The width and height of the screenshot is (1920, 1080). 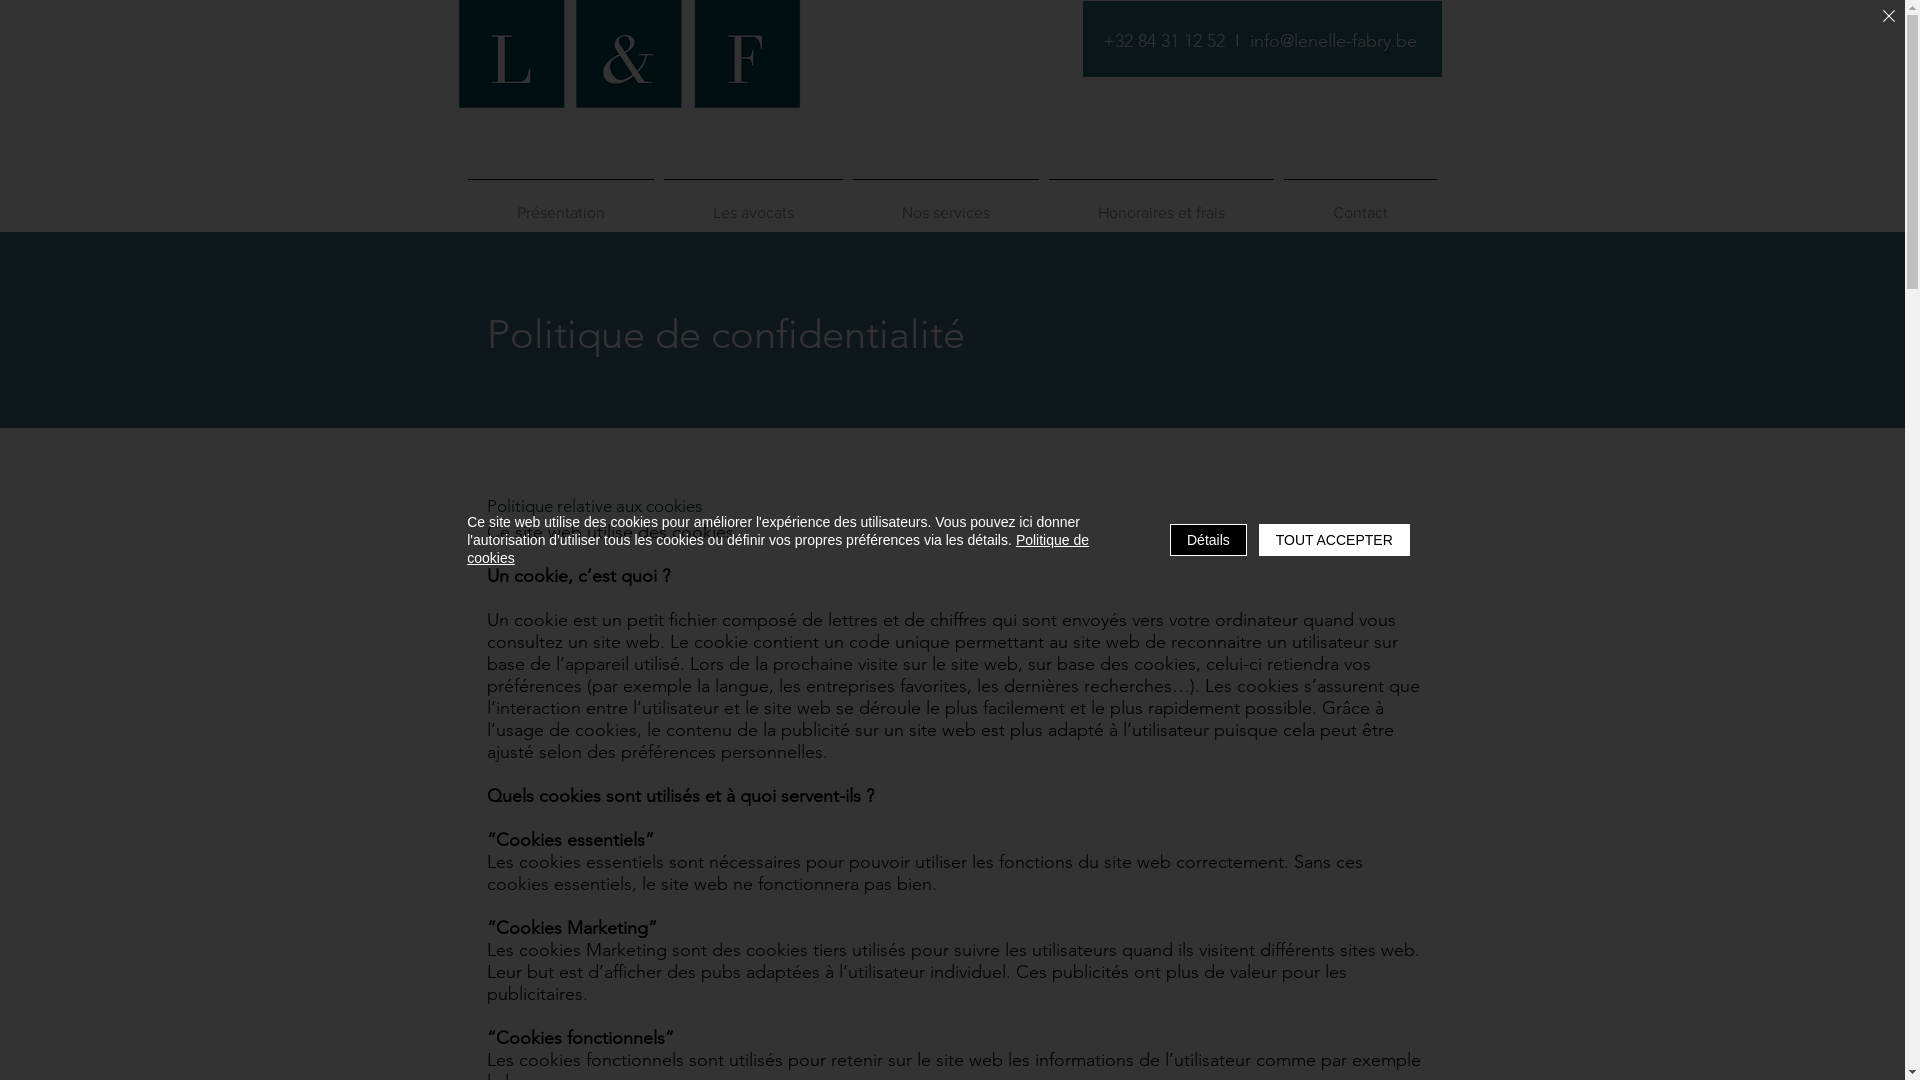 I want to click on 'Logo L&F.png', so click(x=626, y=83).